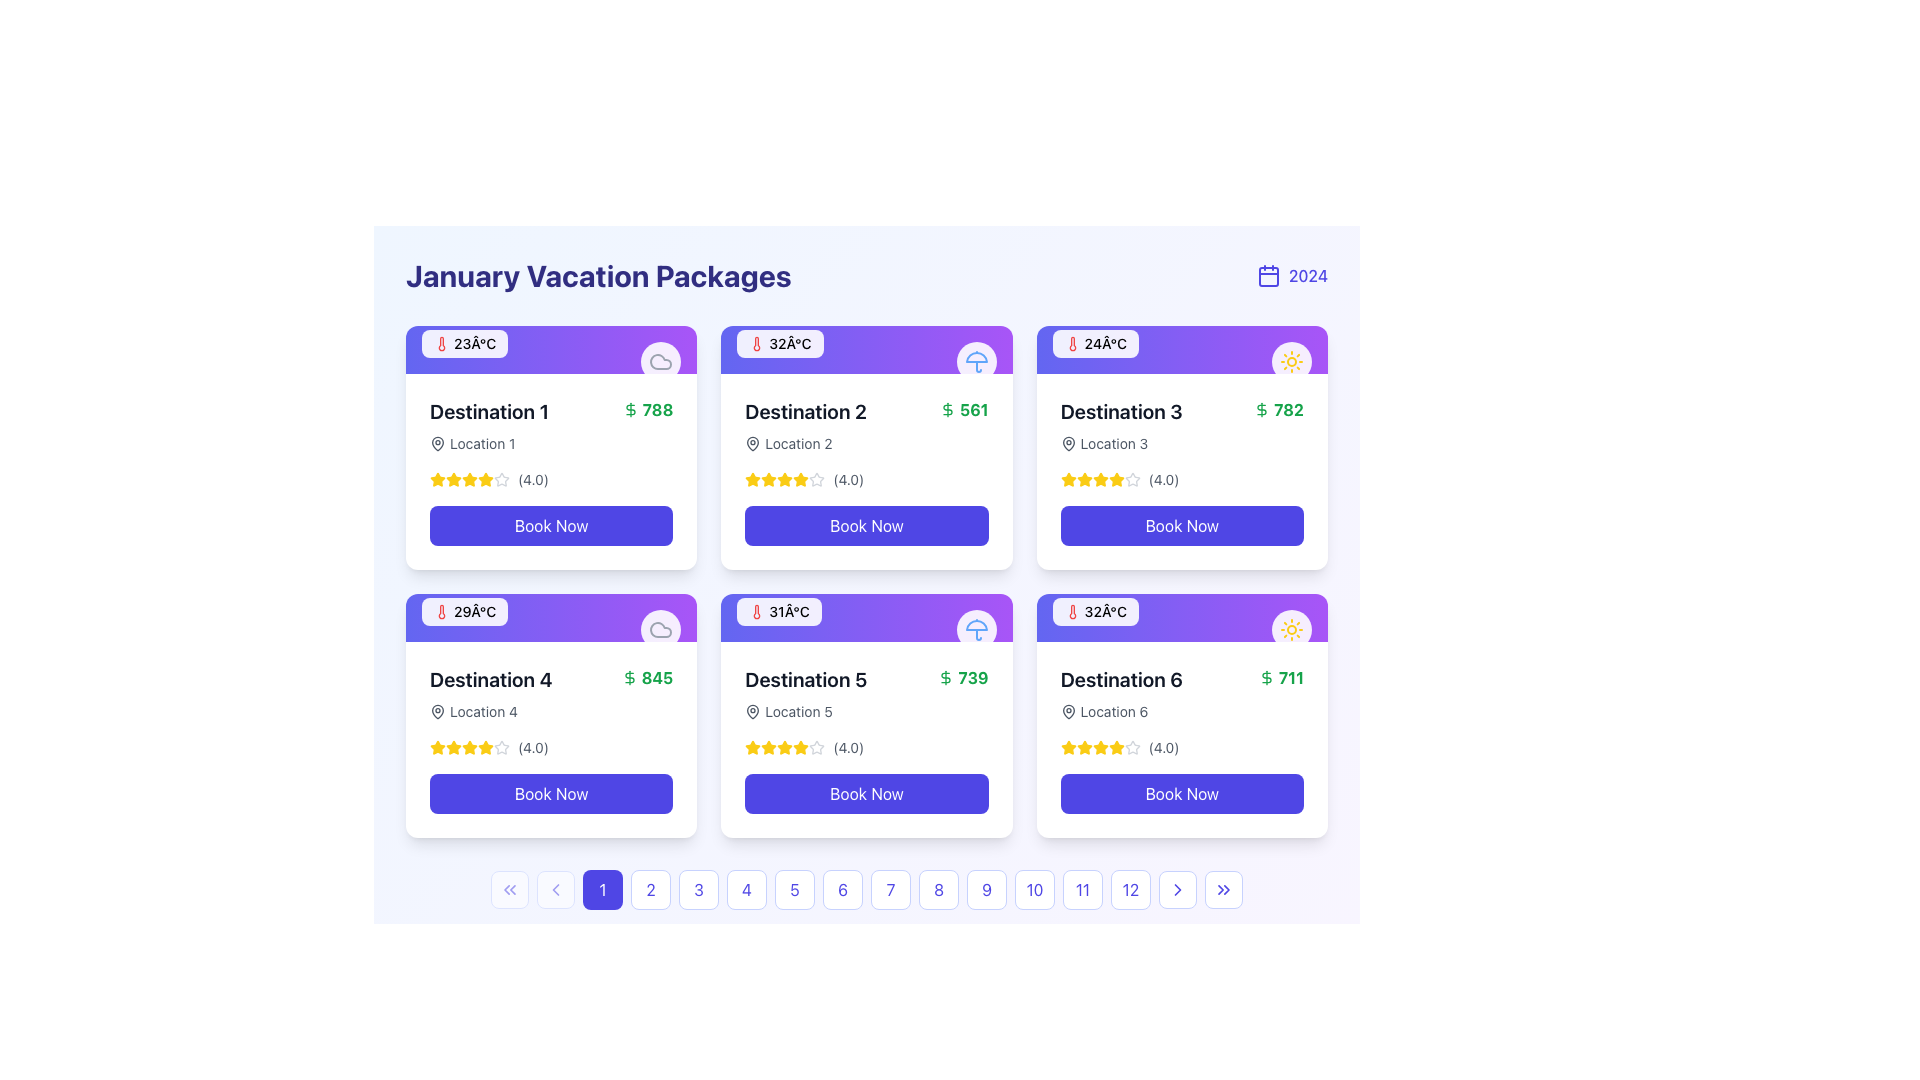 Image resolution: width=1920 pixels, height=1080 pixels. I want to click on the bold green number '788' indicating price within the first card labeled 'Destination 1' in the top-left corner of the vacation packages grid, so click(657, 408).